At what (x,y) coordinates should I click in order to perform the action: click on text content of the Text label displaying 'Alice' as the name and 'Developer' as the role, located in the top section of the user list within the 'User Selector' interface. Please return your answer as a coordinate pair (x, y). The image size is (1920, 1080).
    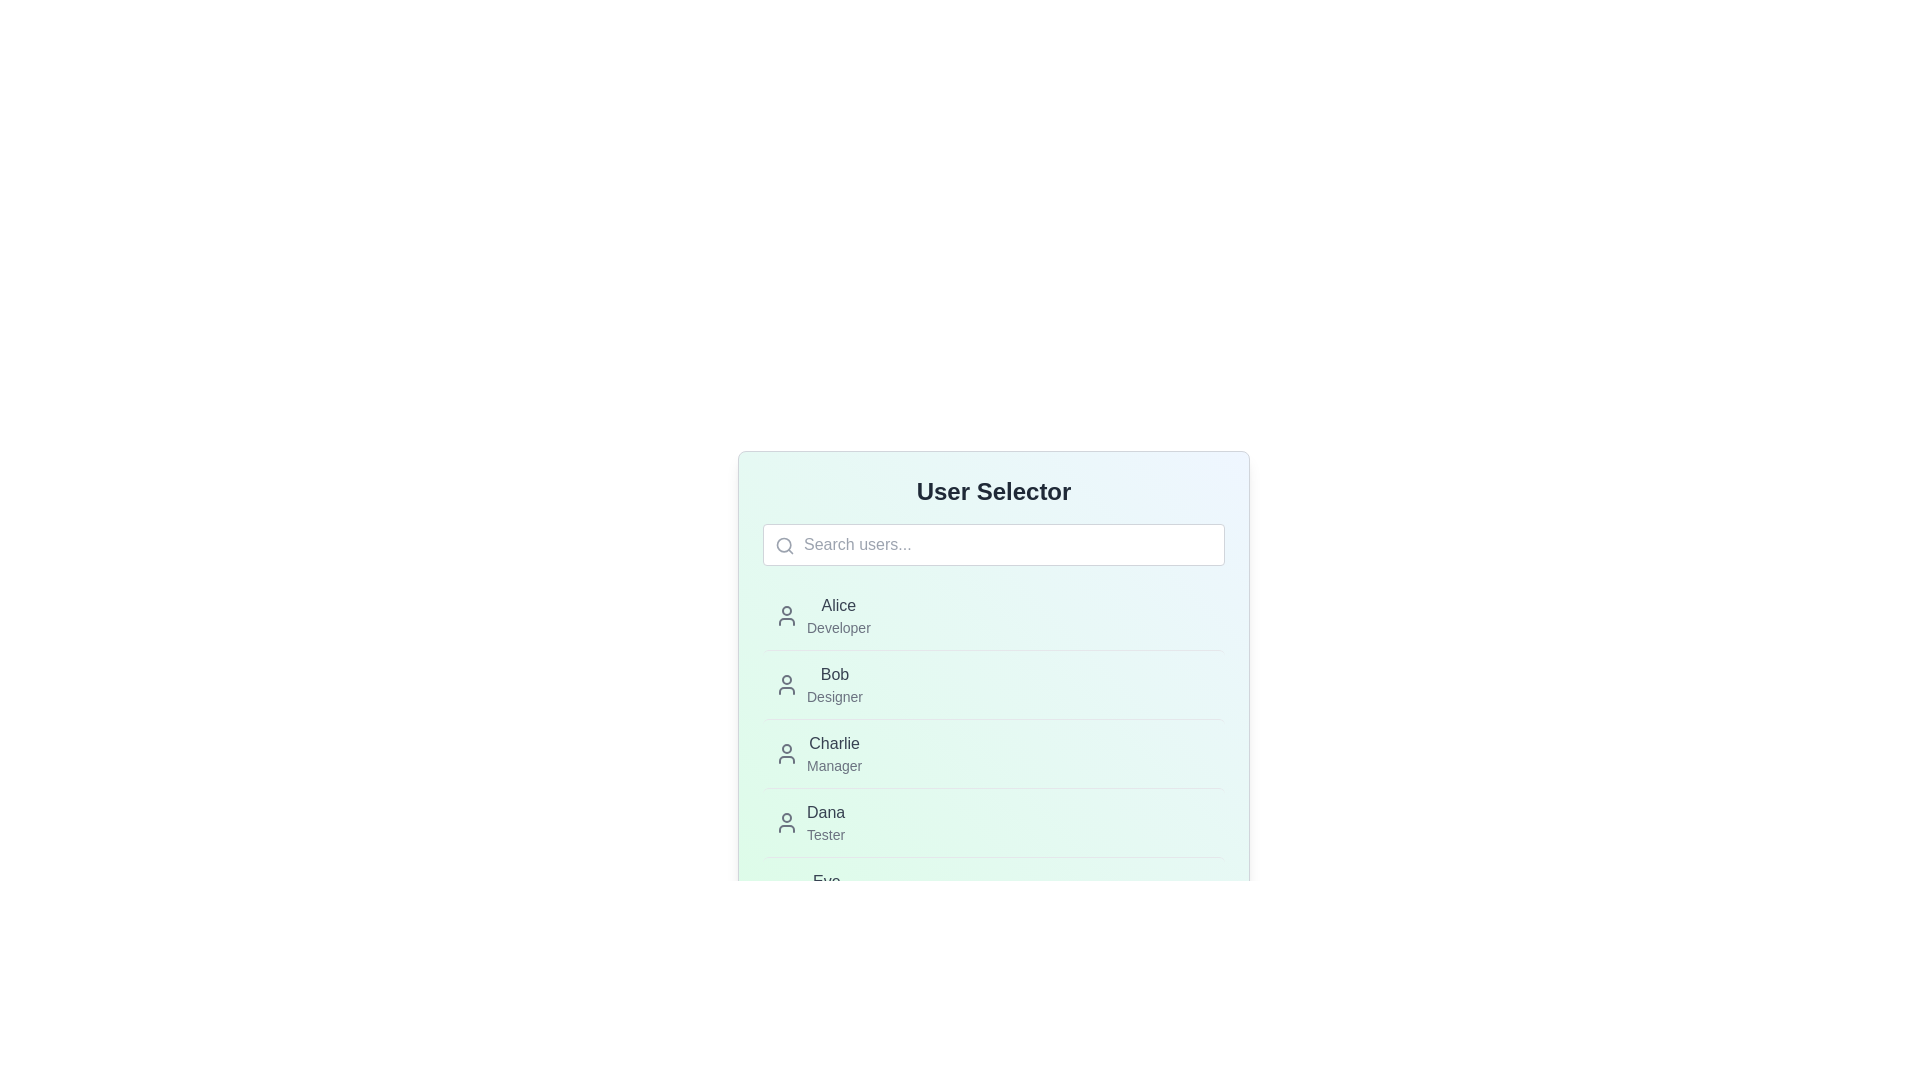
    Looking at the image, I should click on (838, 615).